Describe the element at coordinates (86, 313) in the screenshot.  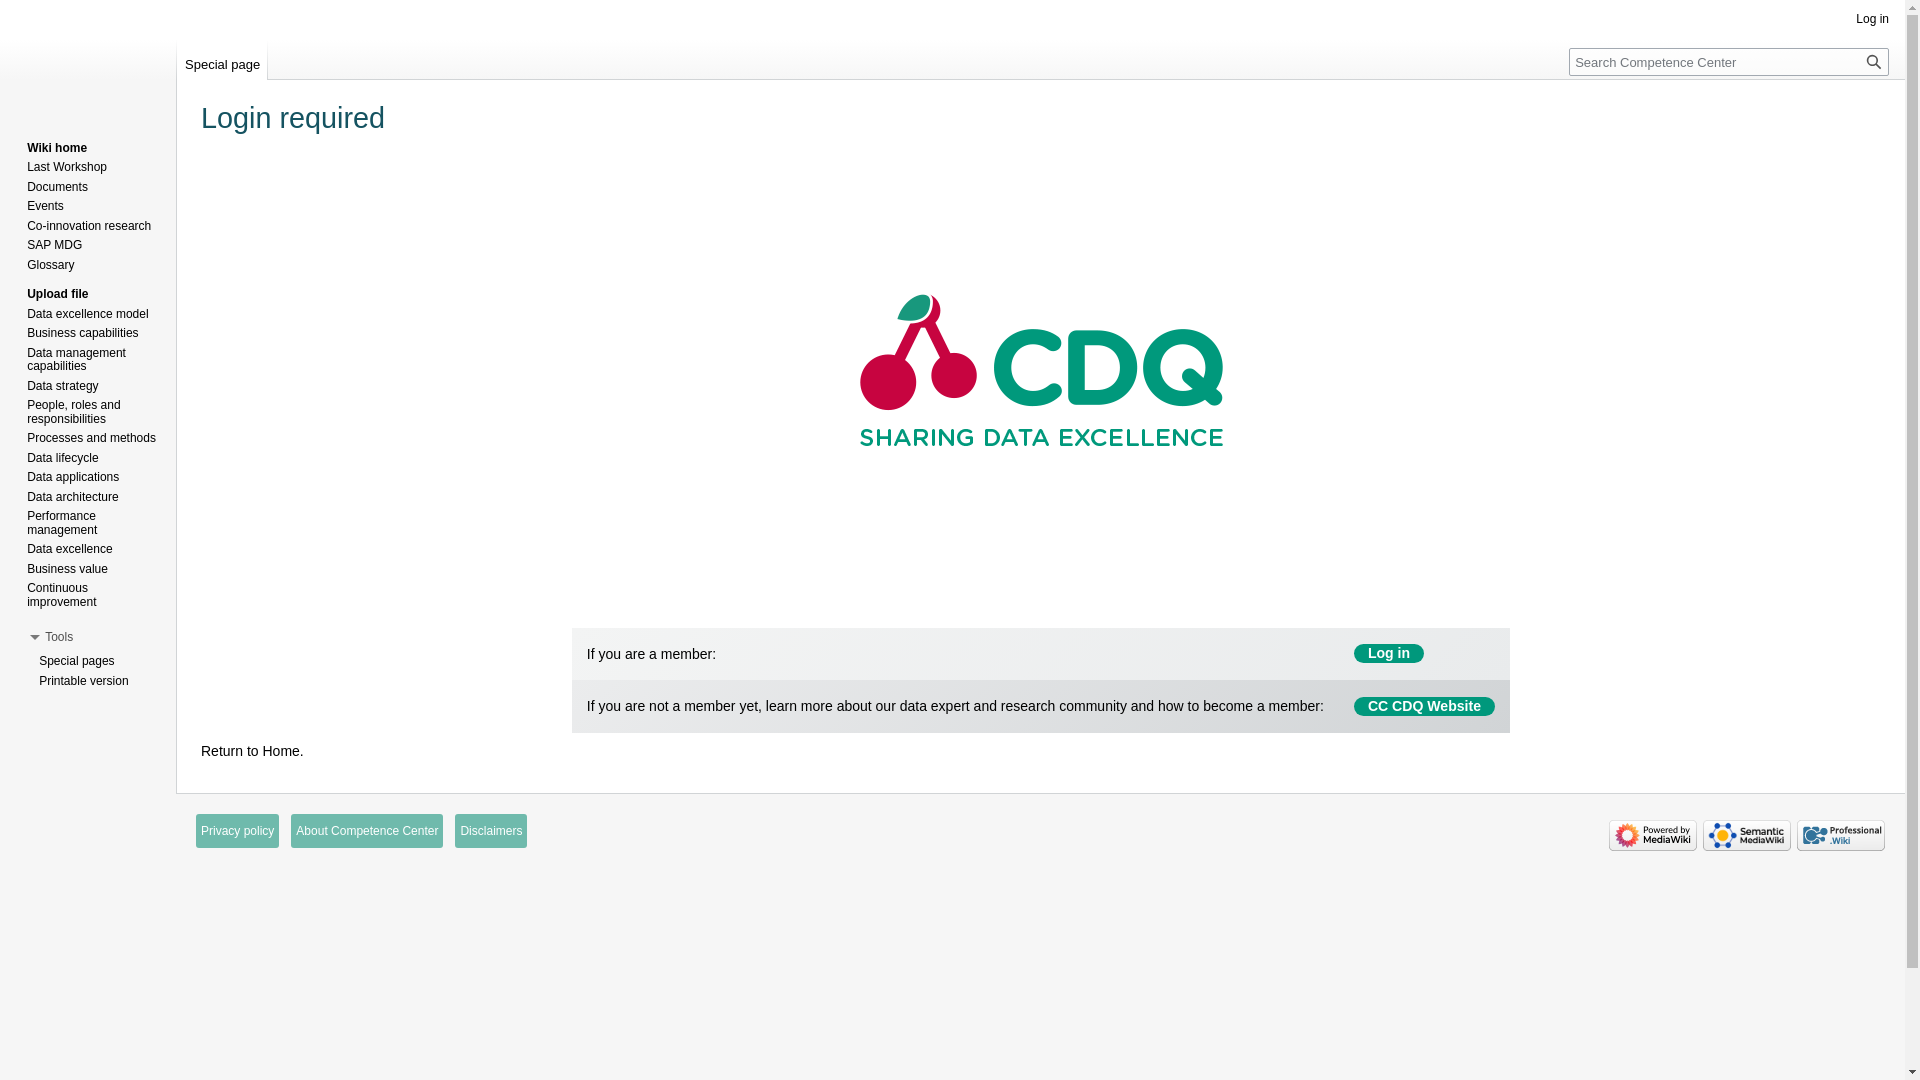
I see `'Data excellence model'` at that location.